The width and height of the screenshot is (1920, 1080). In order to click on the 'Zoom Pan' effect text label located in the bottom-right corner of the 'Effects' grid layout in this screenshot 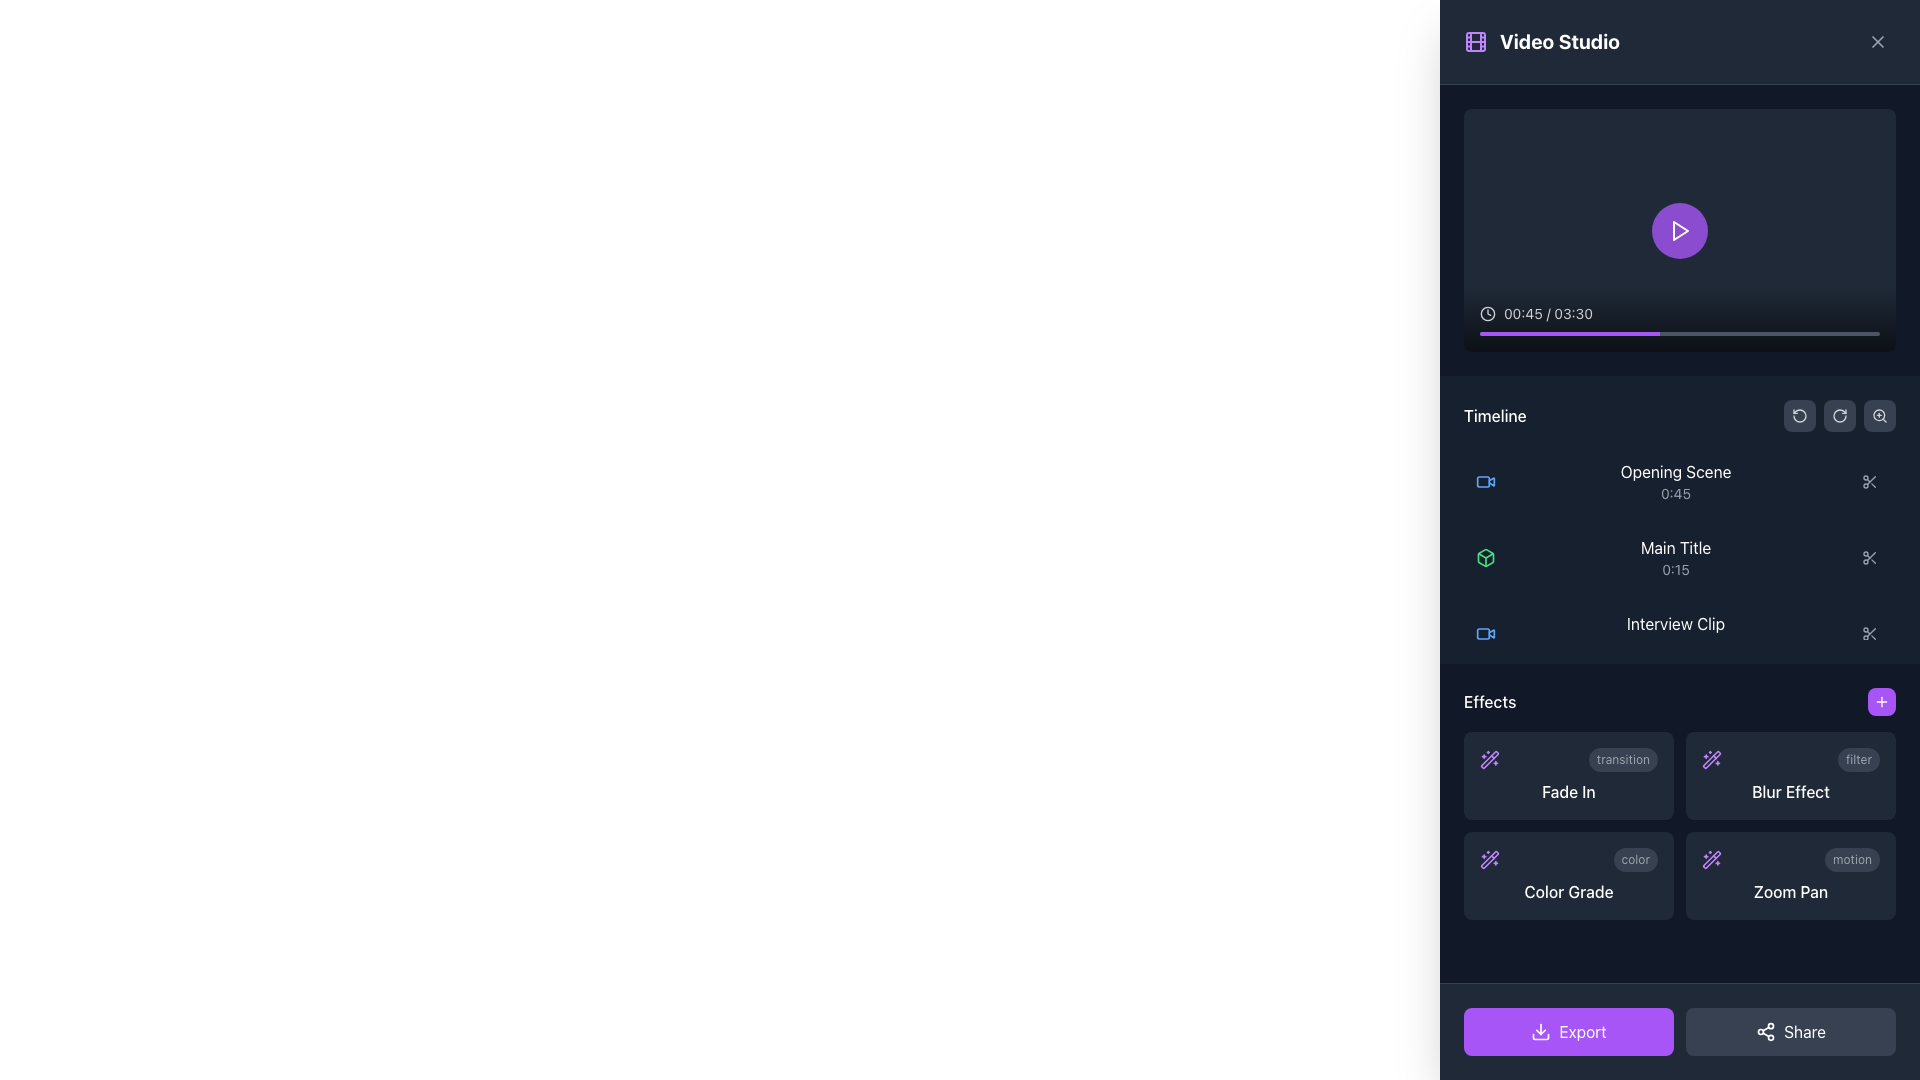, I will do `click(1790, 890)`.